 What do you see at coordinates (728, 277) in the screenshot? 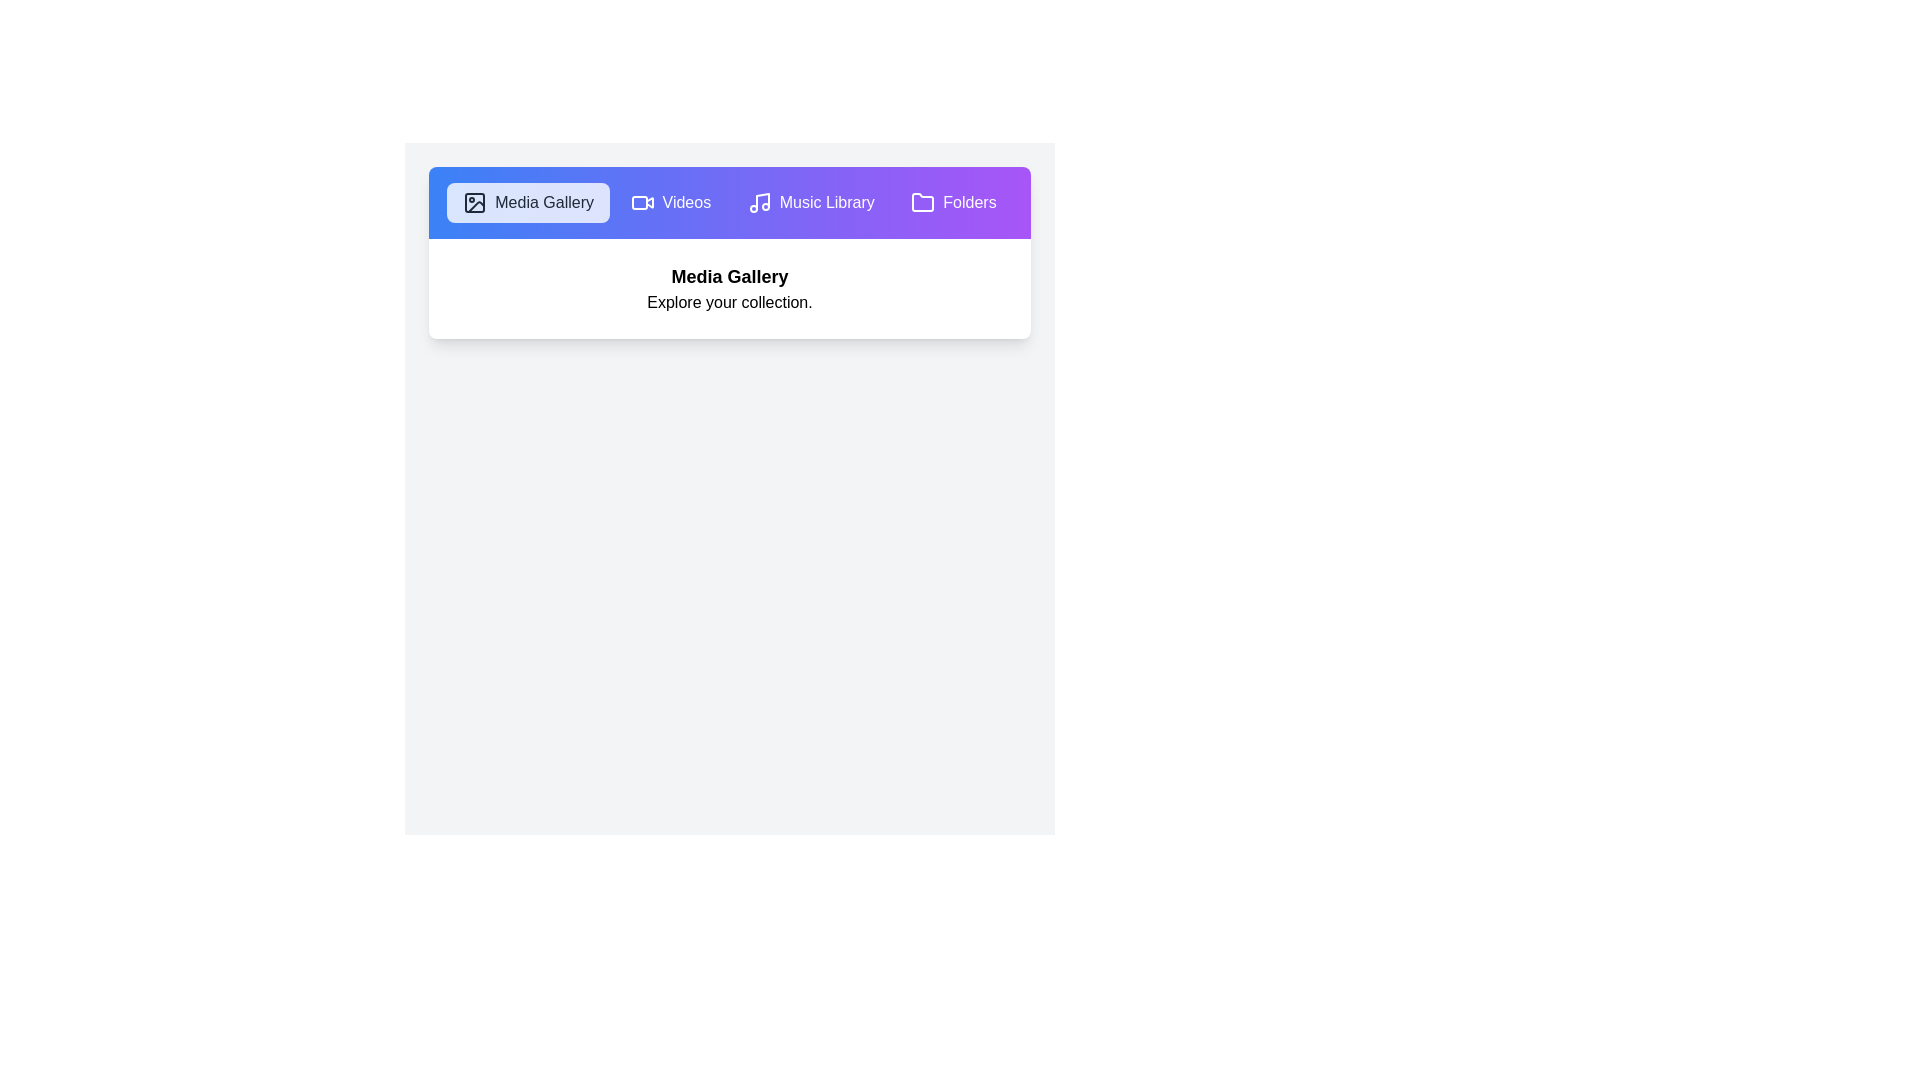
I see `the Text Label that indicates the current module or functionality being displayed, located near the top-center of the interface above the text 'Explore your collection.'` at bounding box center [728, 277].